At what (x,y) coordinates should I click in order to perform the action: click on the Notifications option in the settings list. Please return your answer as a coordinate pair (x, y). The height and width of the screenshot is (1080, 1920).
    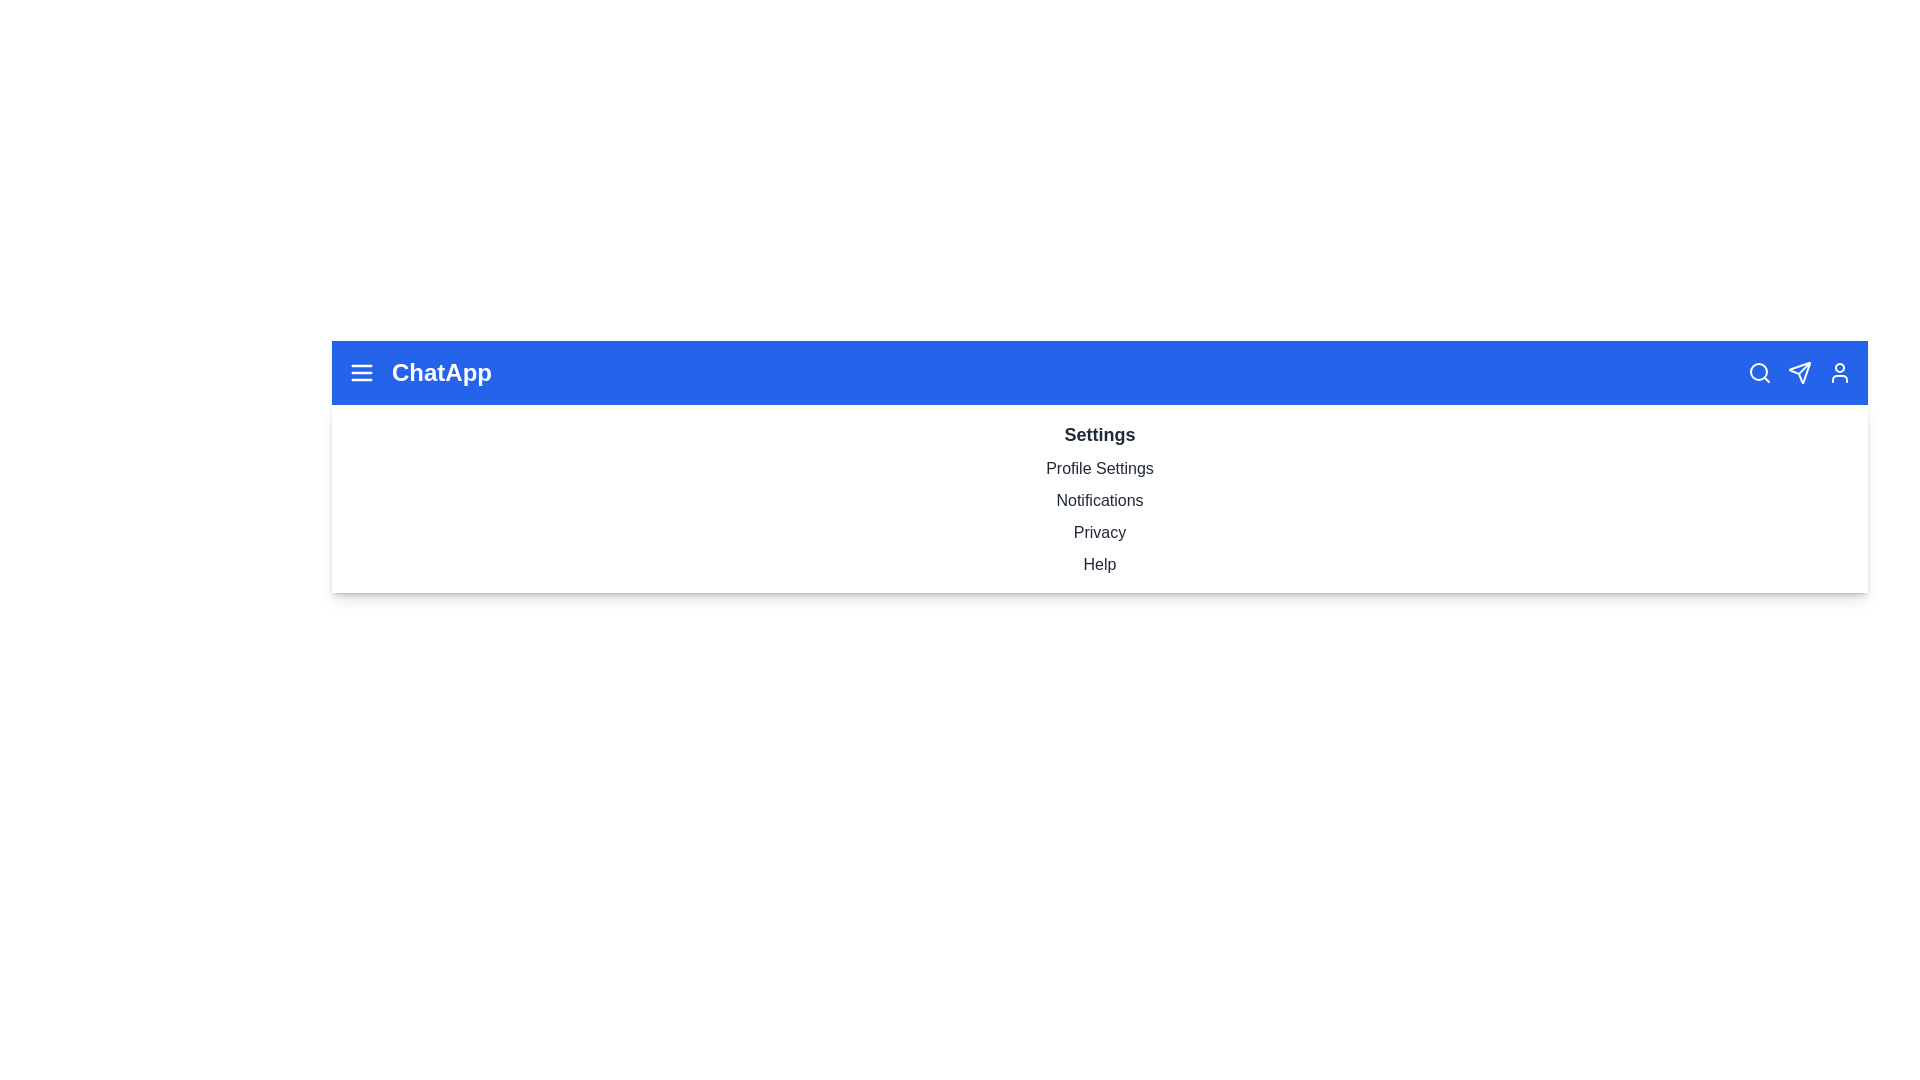
    Looking at the image, I should click on (1098, 500).